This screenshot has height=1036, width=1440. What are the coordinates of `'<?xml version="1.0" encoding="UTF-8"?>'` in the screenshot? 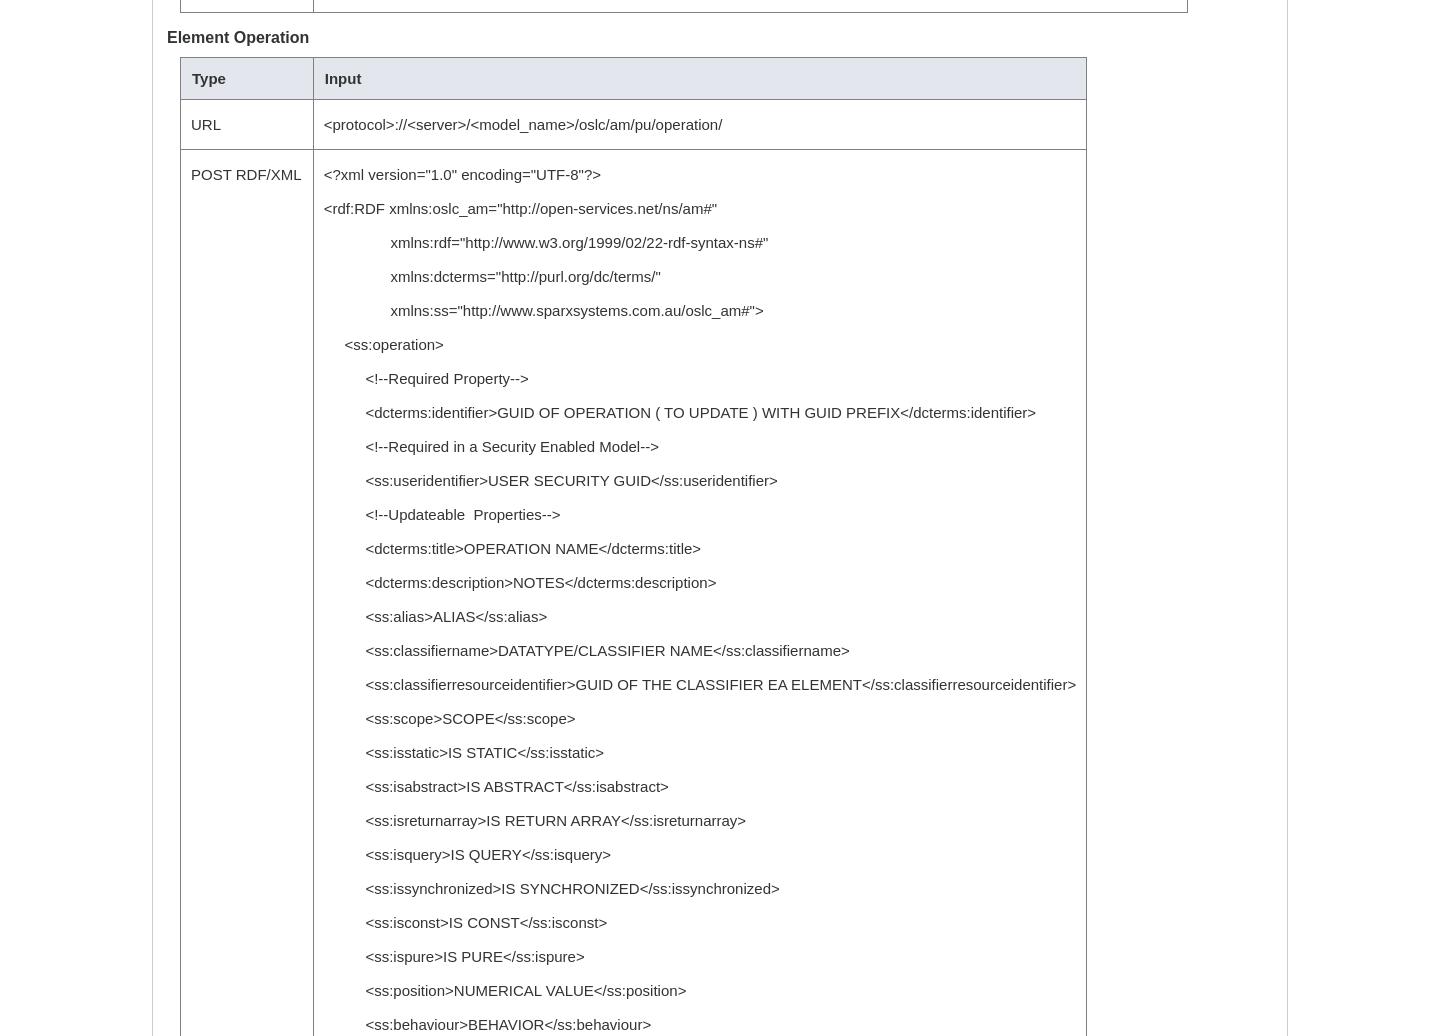 It's located at (461, 174).